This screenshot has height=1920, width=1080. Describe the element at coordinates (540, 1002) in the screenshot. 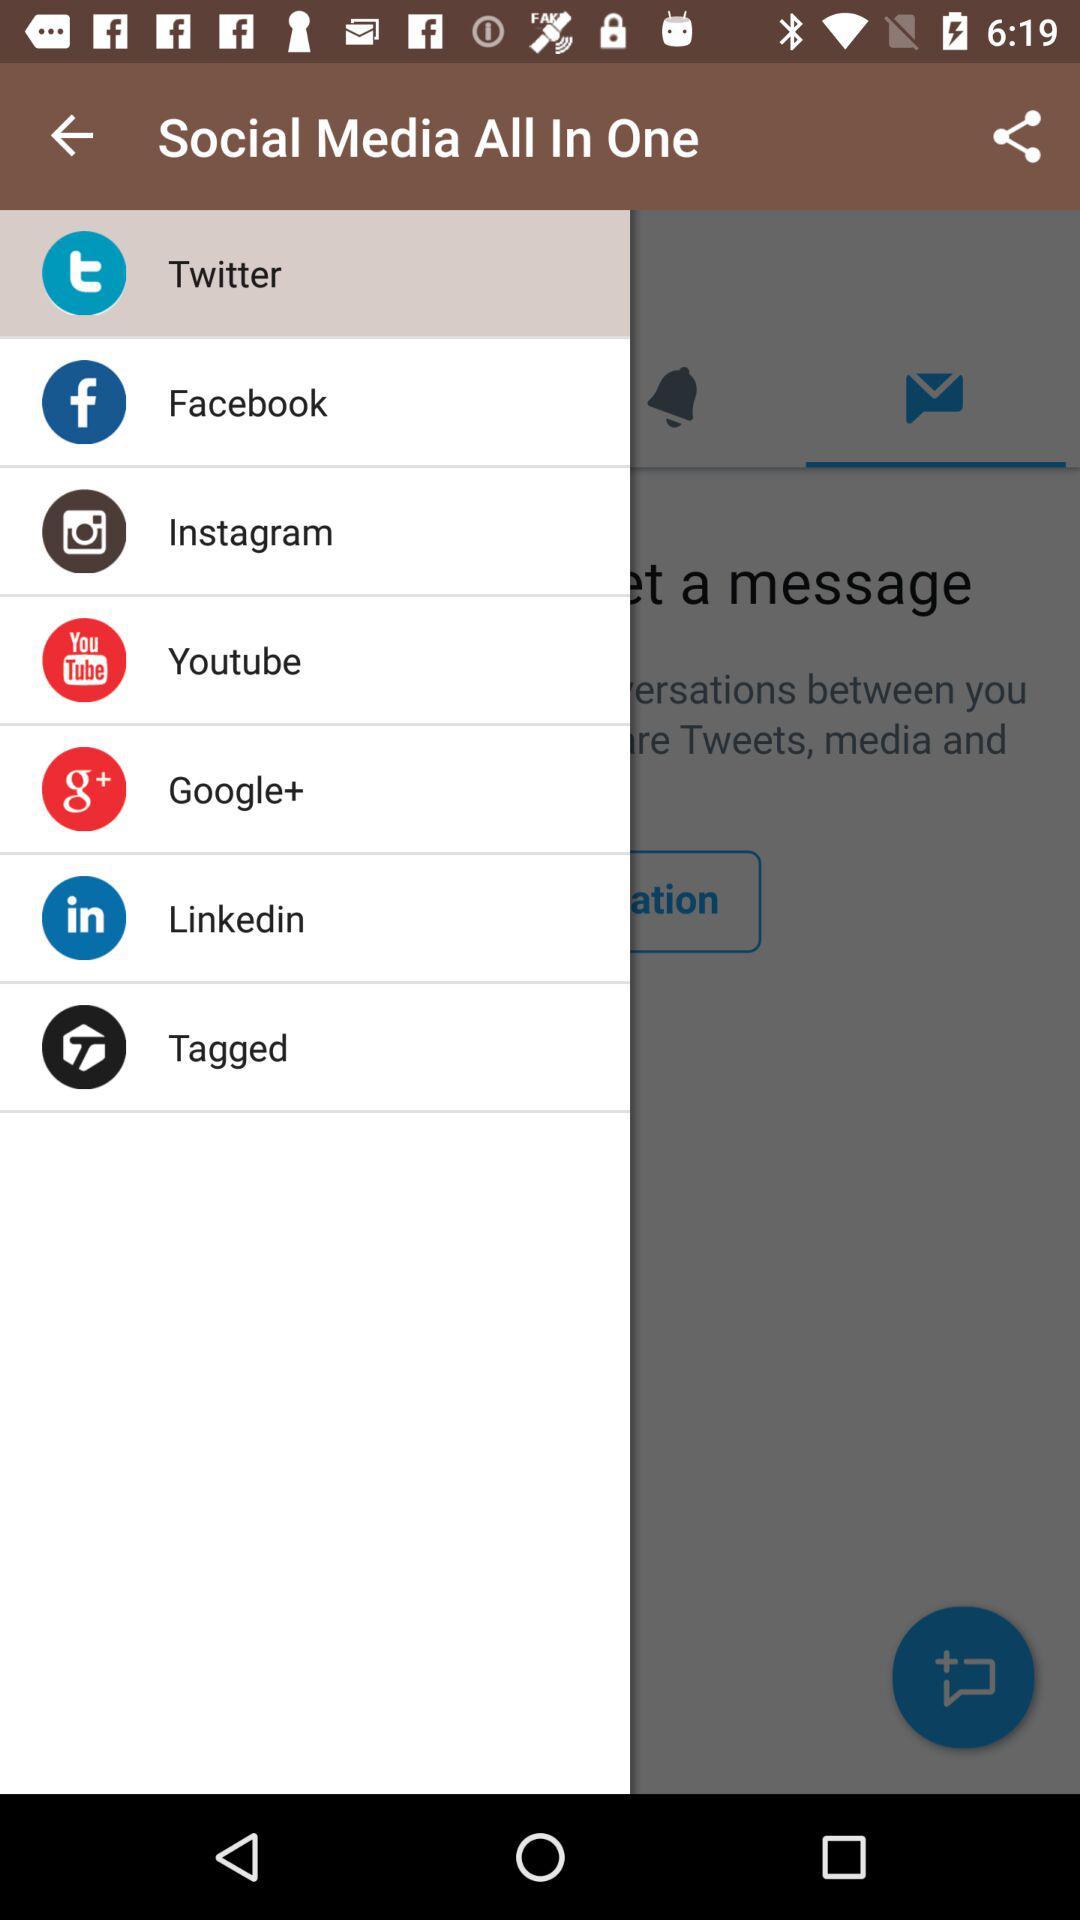

I see `screen selection` at that location.